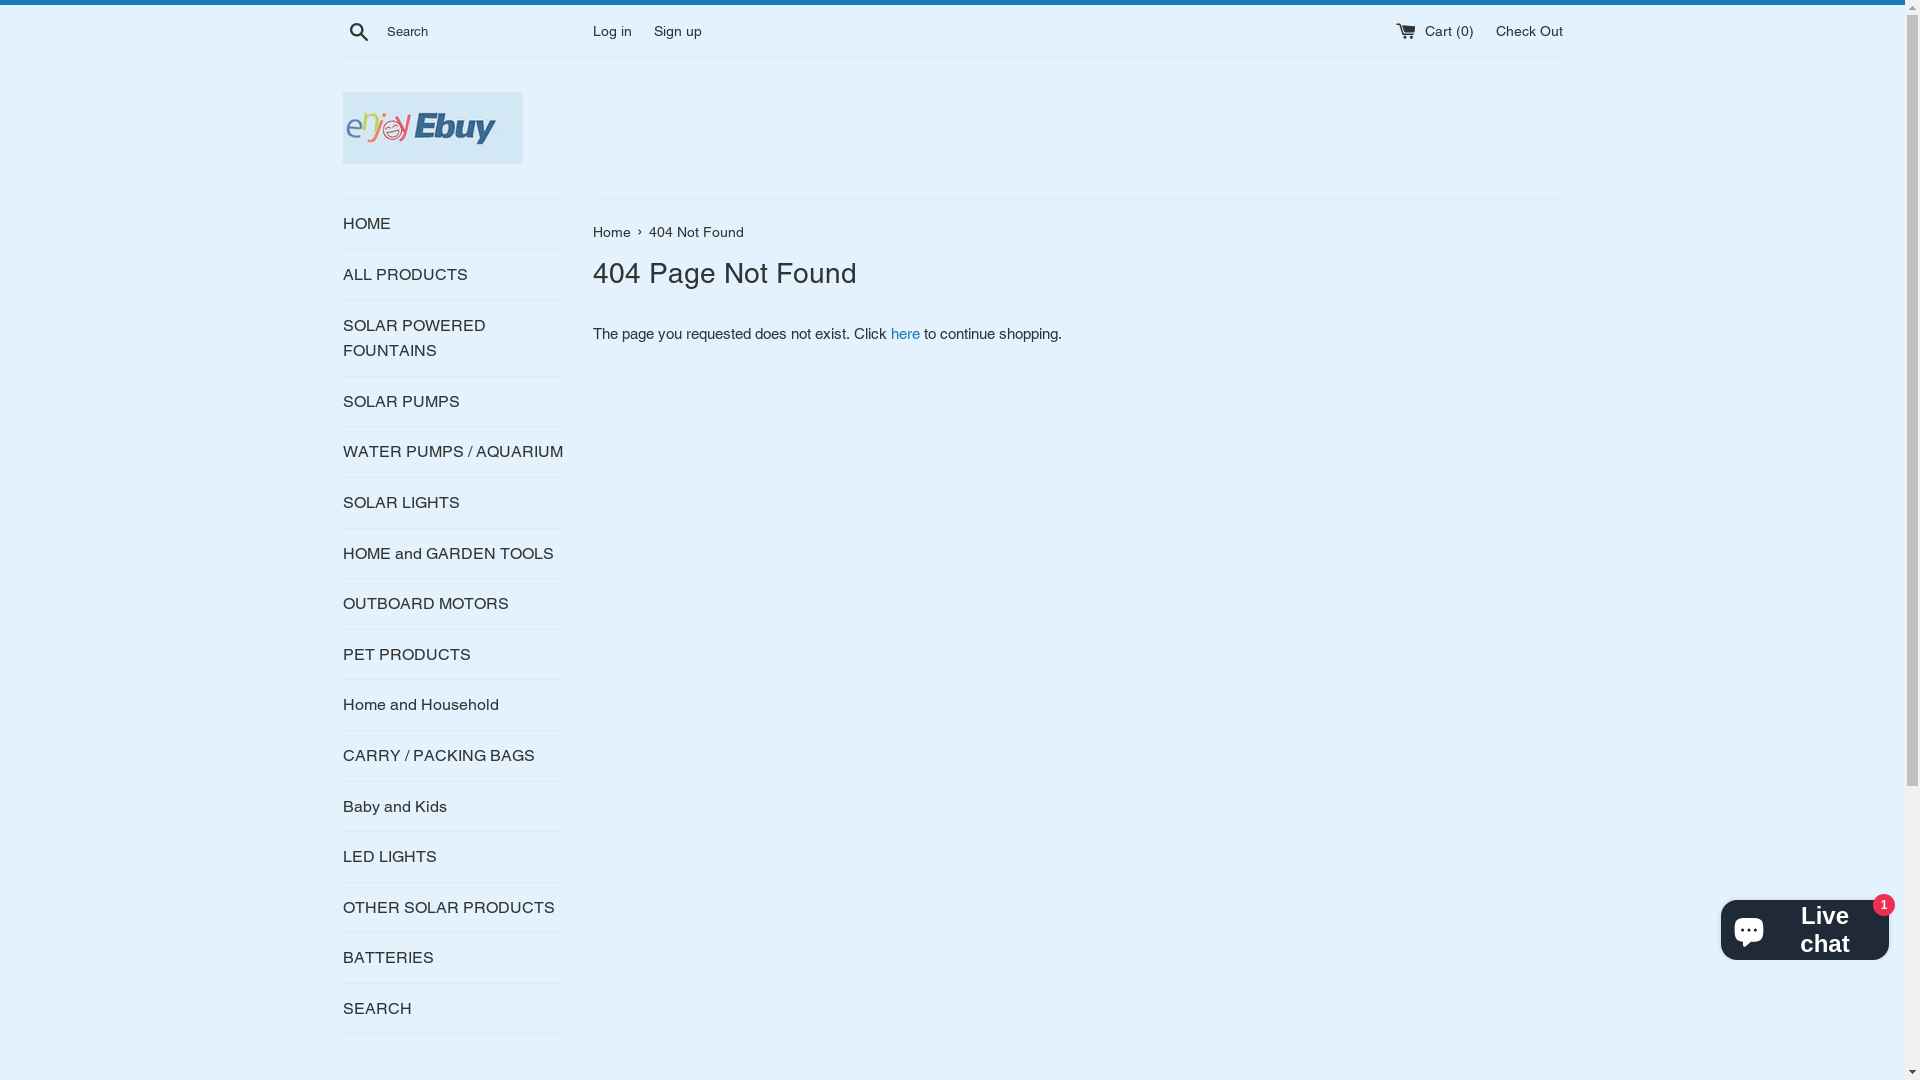 The height and width of the screenshot is (1080, 1920). I want to click on 'OTHER SOLAR PRODUCTS', so click(450, 907).